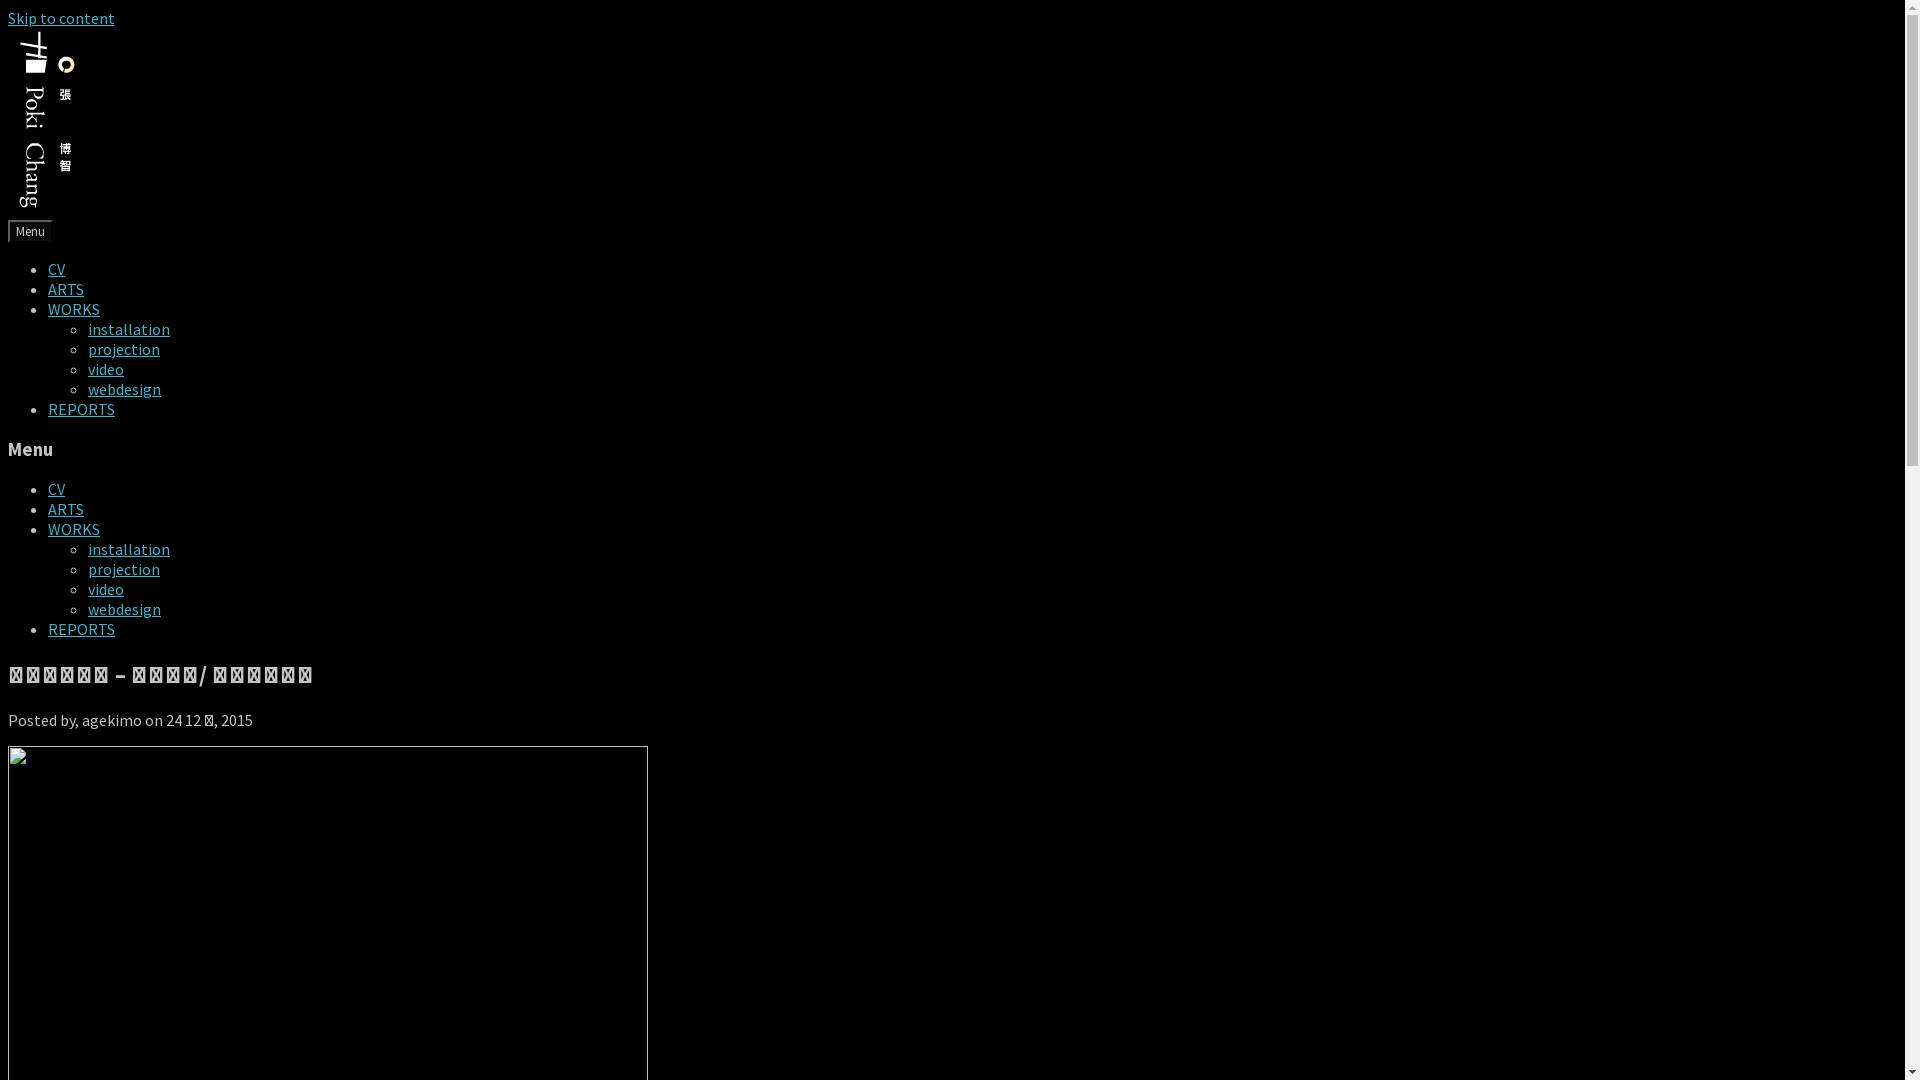  What do you see at coordinates (86, 608) in the screenshot?
I see `'webdesign'` at bounding box center [86, 608].